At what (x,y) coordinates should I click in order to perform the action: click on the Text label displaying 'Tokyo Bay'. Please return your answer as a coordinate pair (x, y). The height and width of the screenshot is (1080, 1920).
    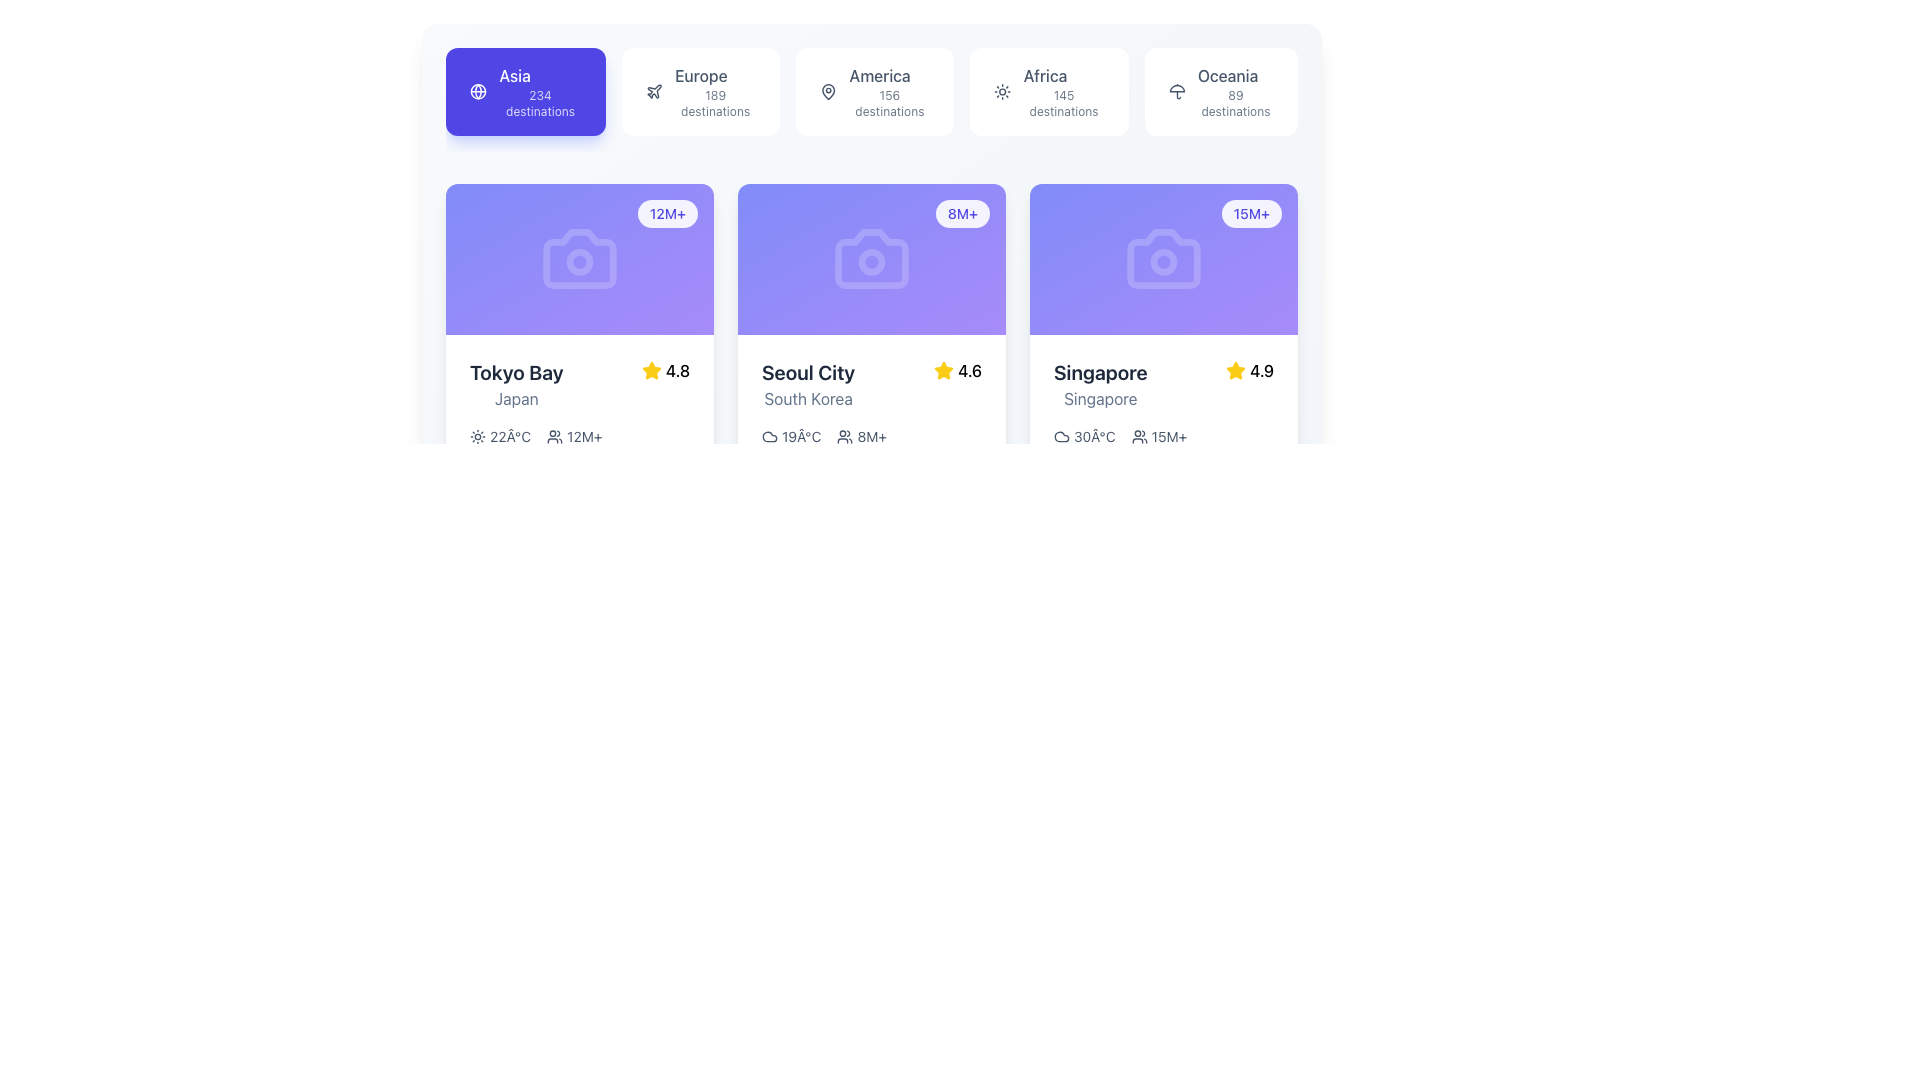
    Looking at the image, I should click on (516, 372).